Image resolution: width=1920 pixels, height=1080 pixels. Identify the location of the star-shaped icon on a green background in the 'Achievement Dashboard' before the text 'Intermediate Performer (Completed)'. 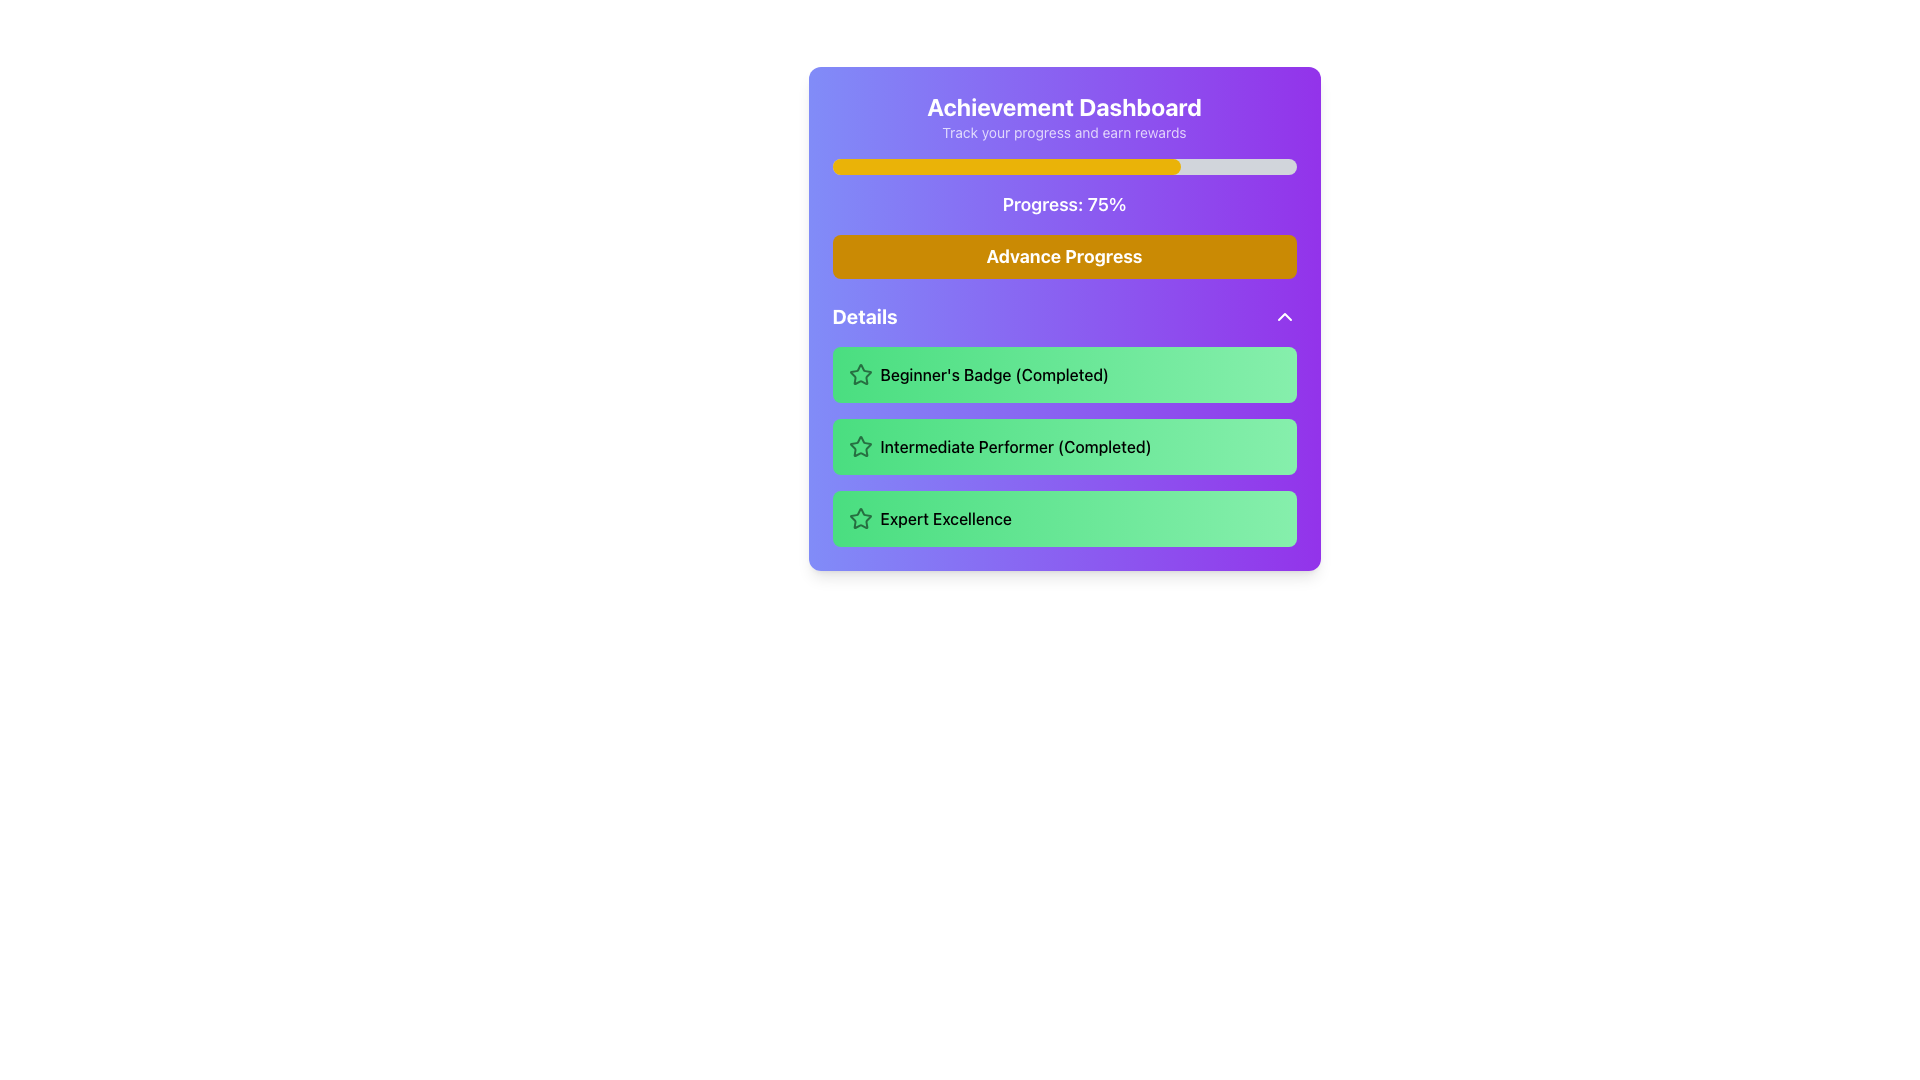
(860, 374).